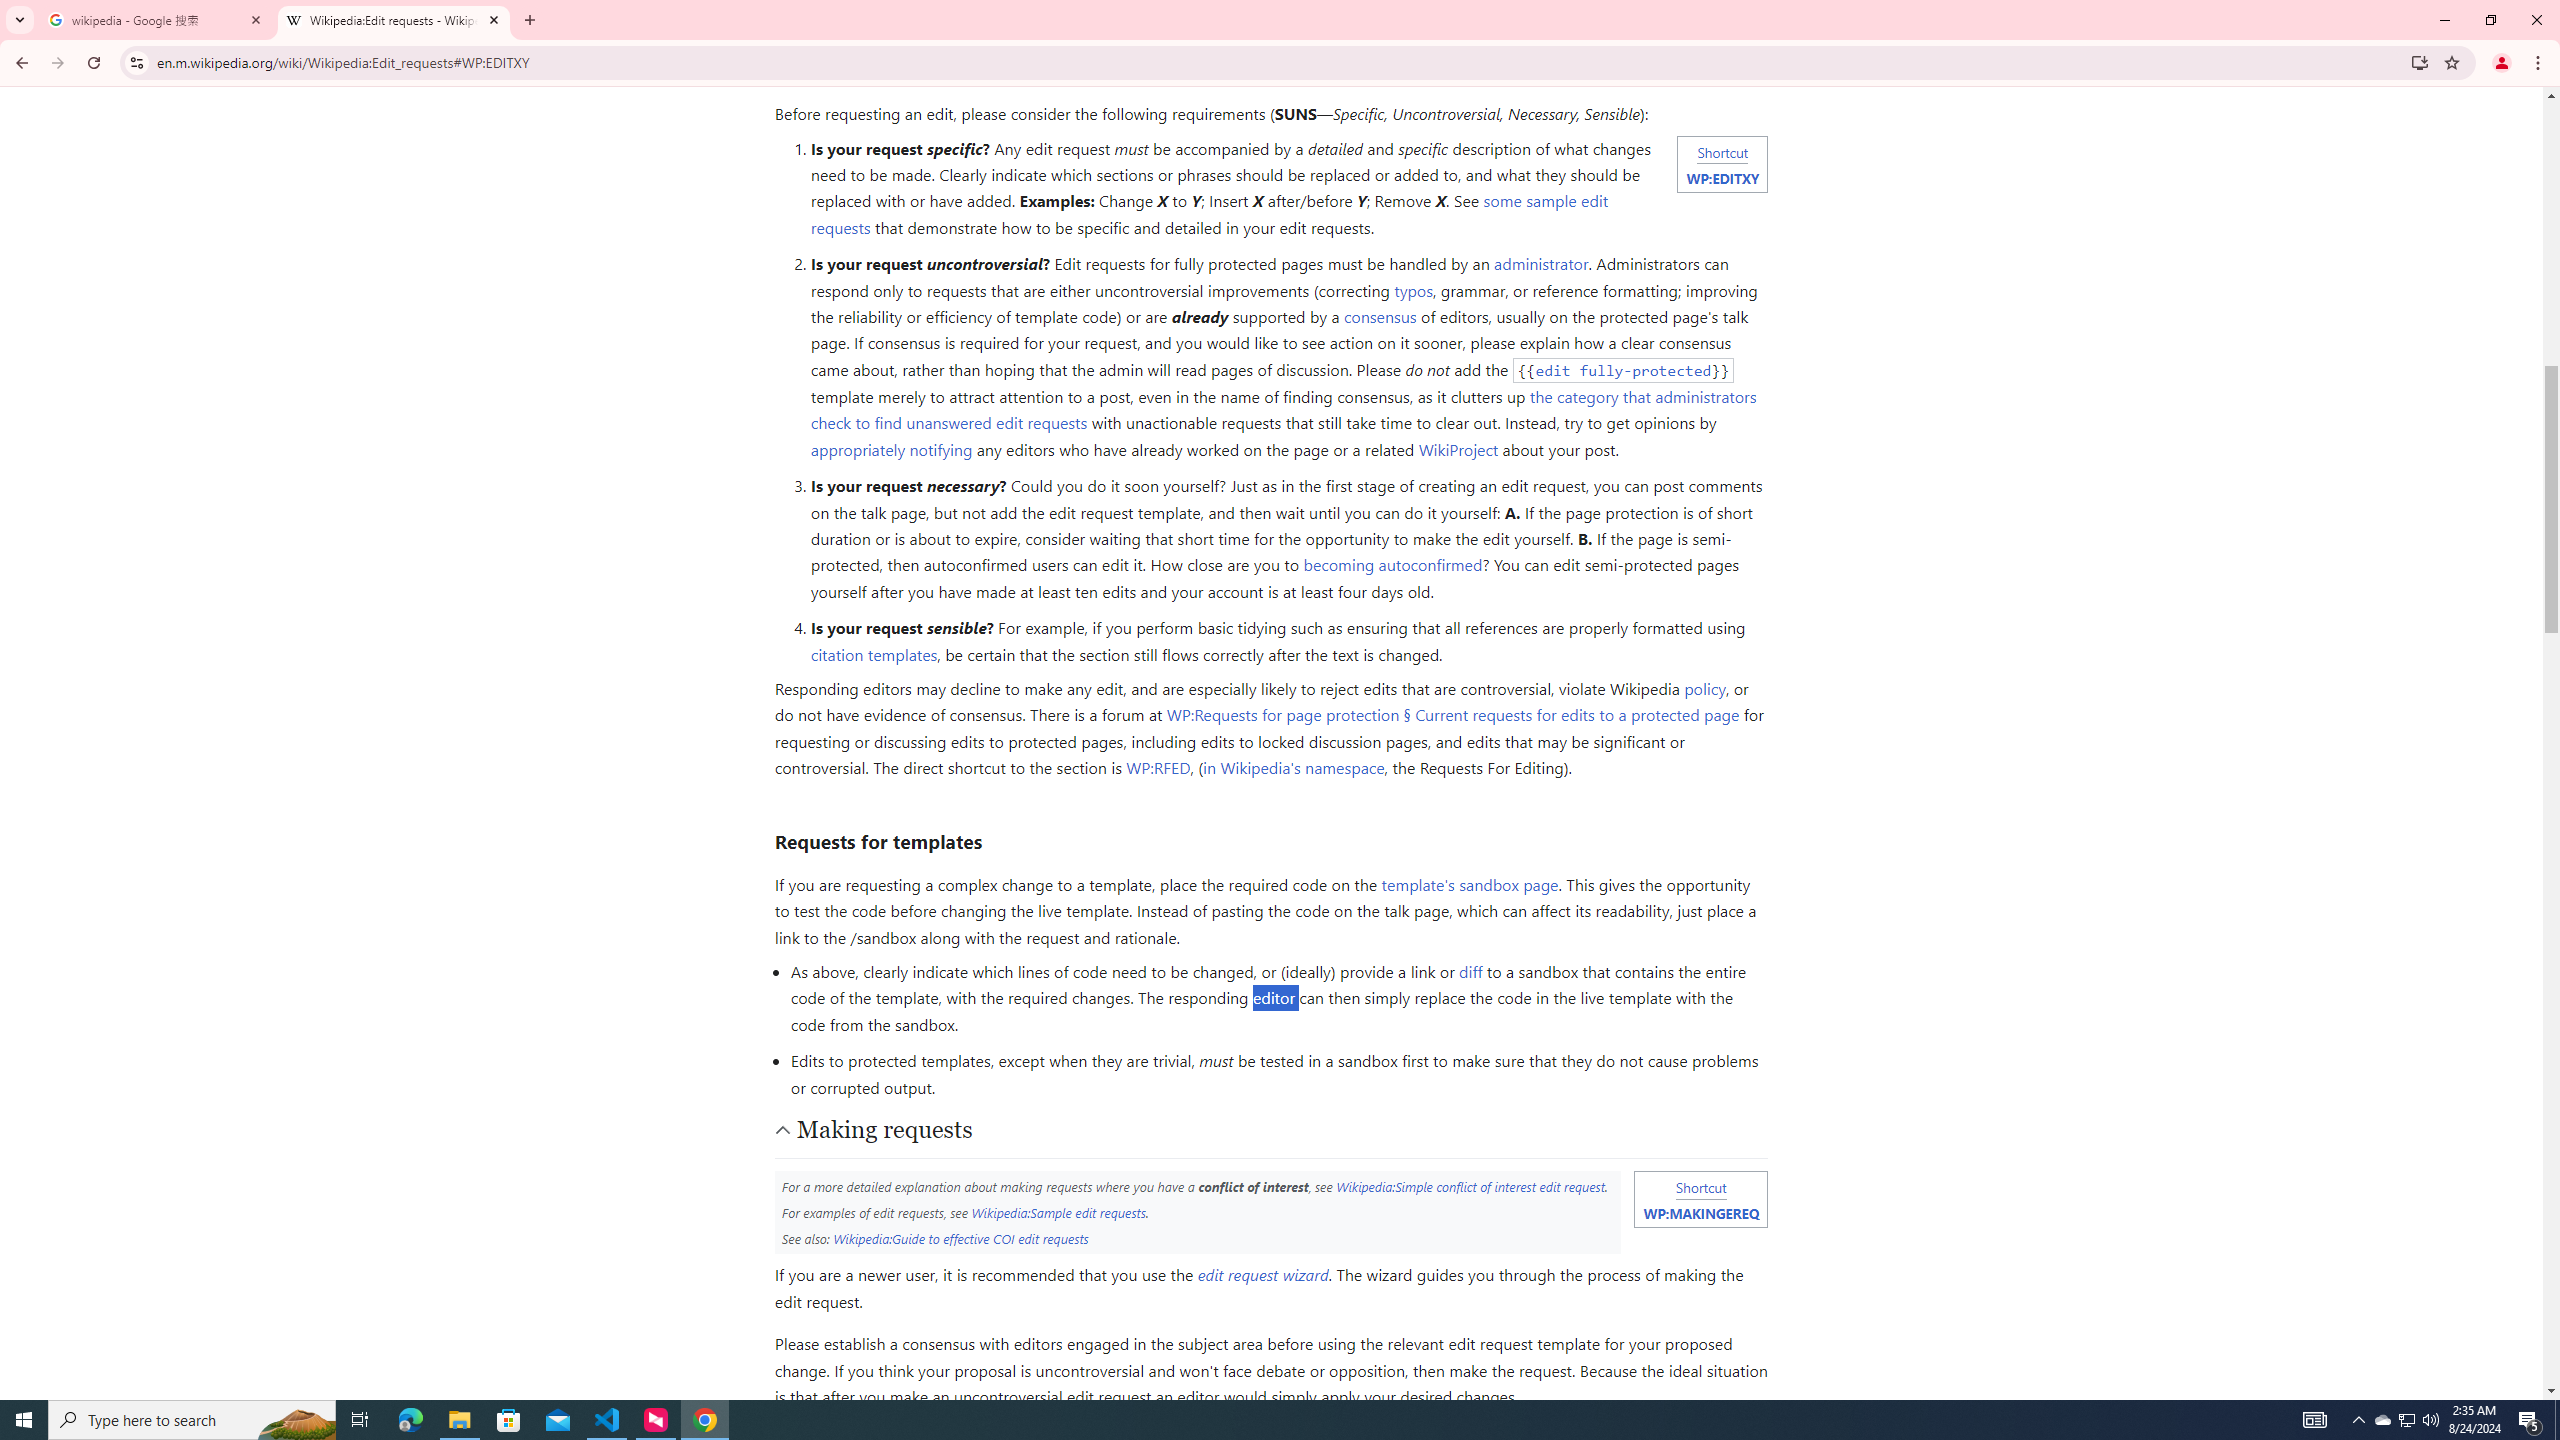 This screenshot has width=2560, height=1440. Describe the element at coordinates (394, 19) in the screenshot. I see `'Wikipedia:Edit requests - Wikipedia'` at that location.